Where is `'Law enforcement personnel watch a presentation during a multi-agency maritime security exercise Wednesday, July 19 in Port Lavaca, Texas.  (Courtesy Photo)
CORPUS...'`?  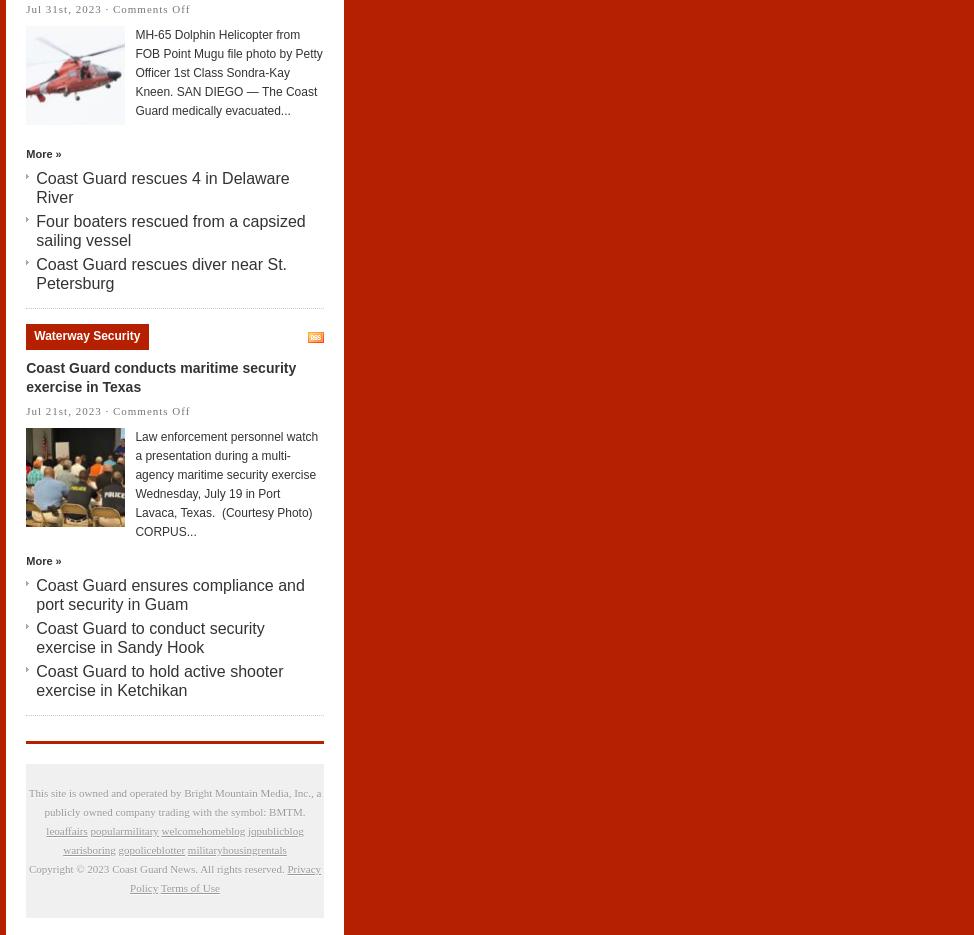 'Law enforcement personnel watch a presentation during a multi-agency maritime security exercise Wednesday, July 19 in Port Lavaca, Texas.  (Courtesy Photo)
CORPUS...' is located at coordinates (226, 483).